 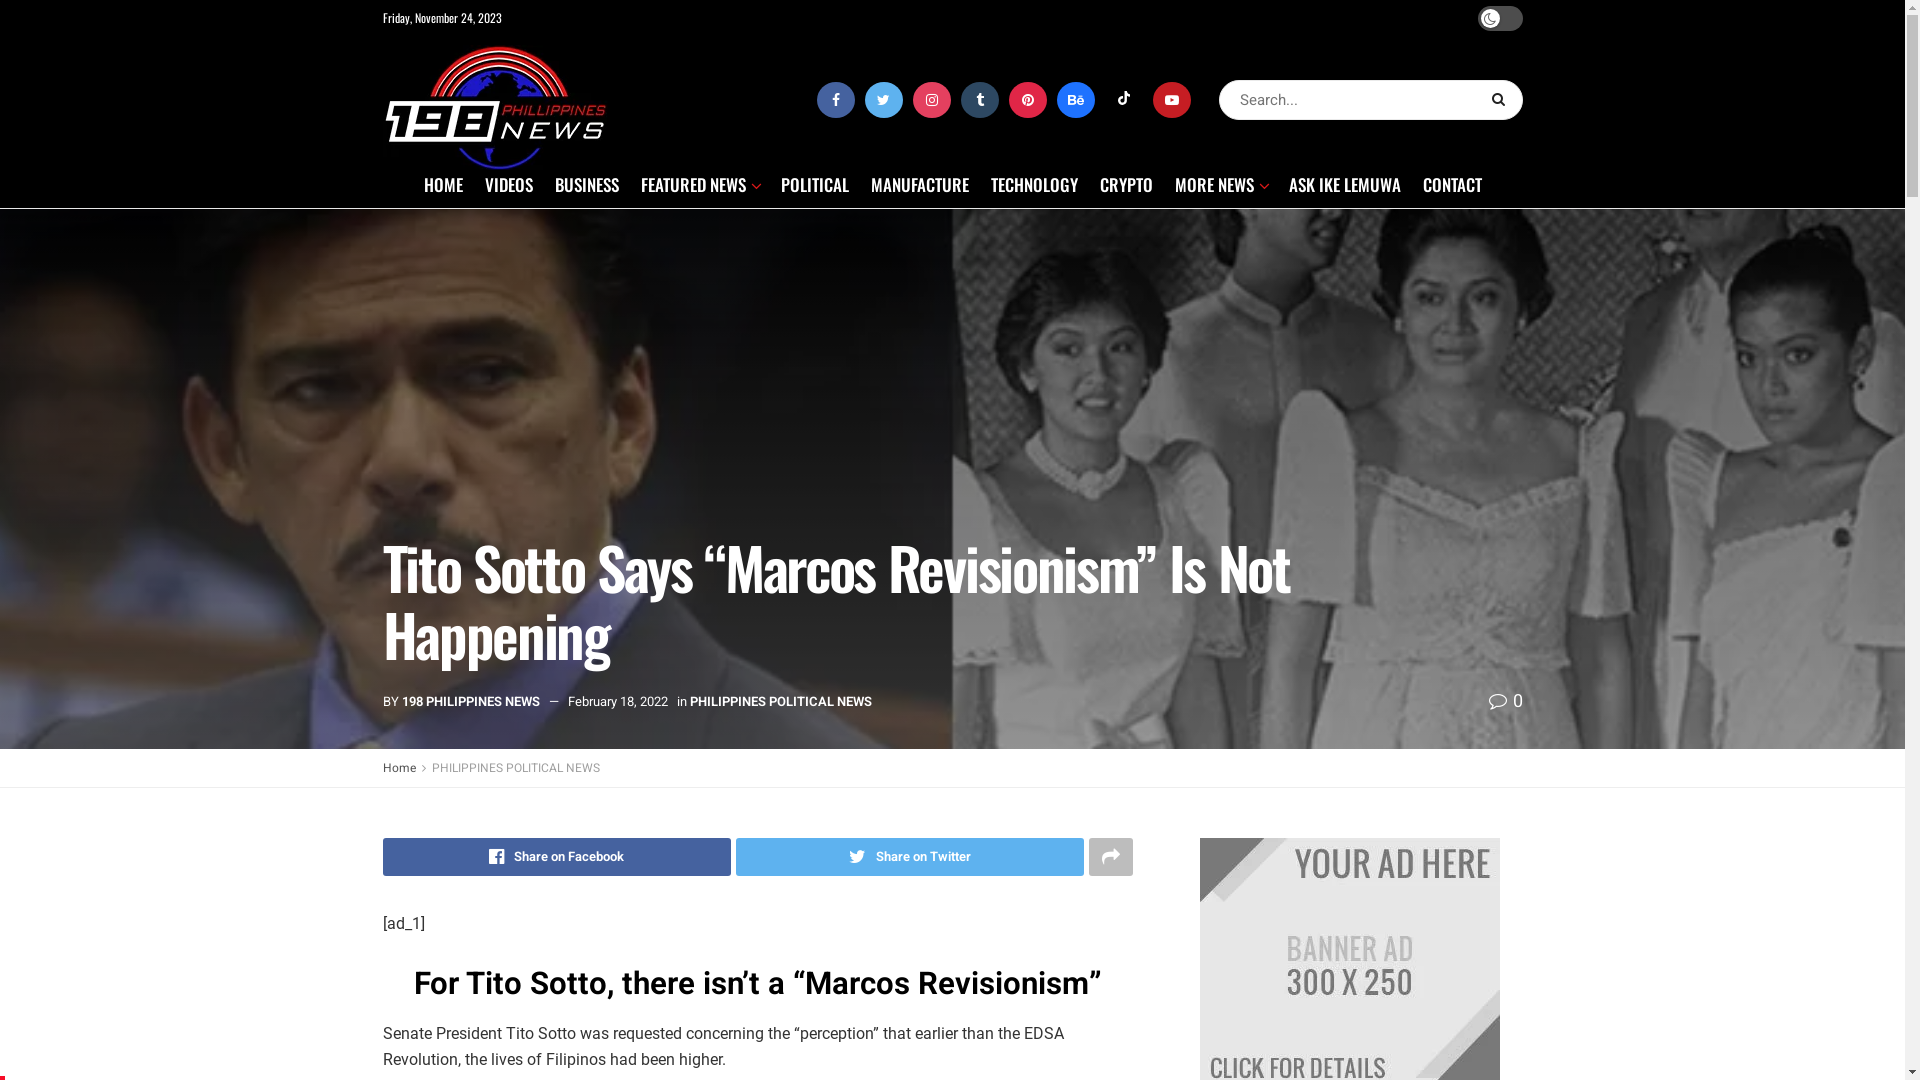 What do you see at coordinates (1451, 184) in the screenshot?
I see `'CONTACT'` at bounding box center [1451, 184].